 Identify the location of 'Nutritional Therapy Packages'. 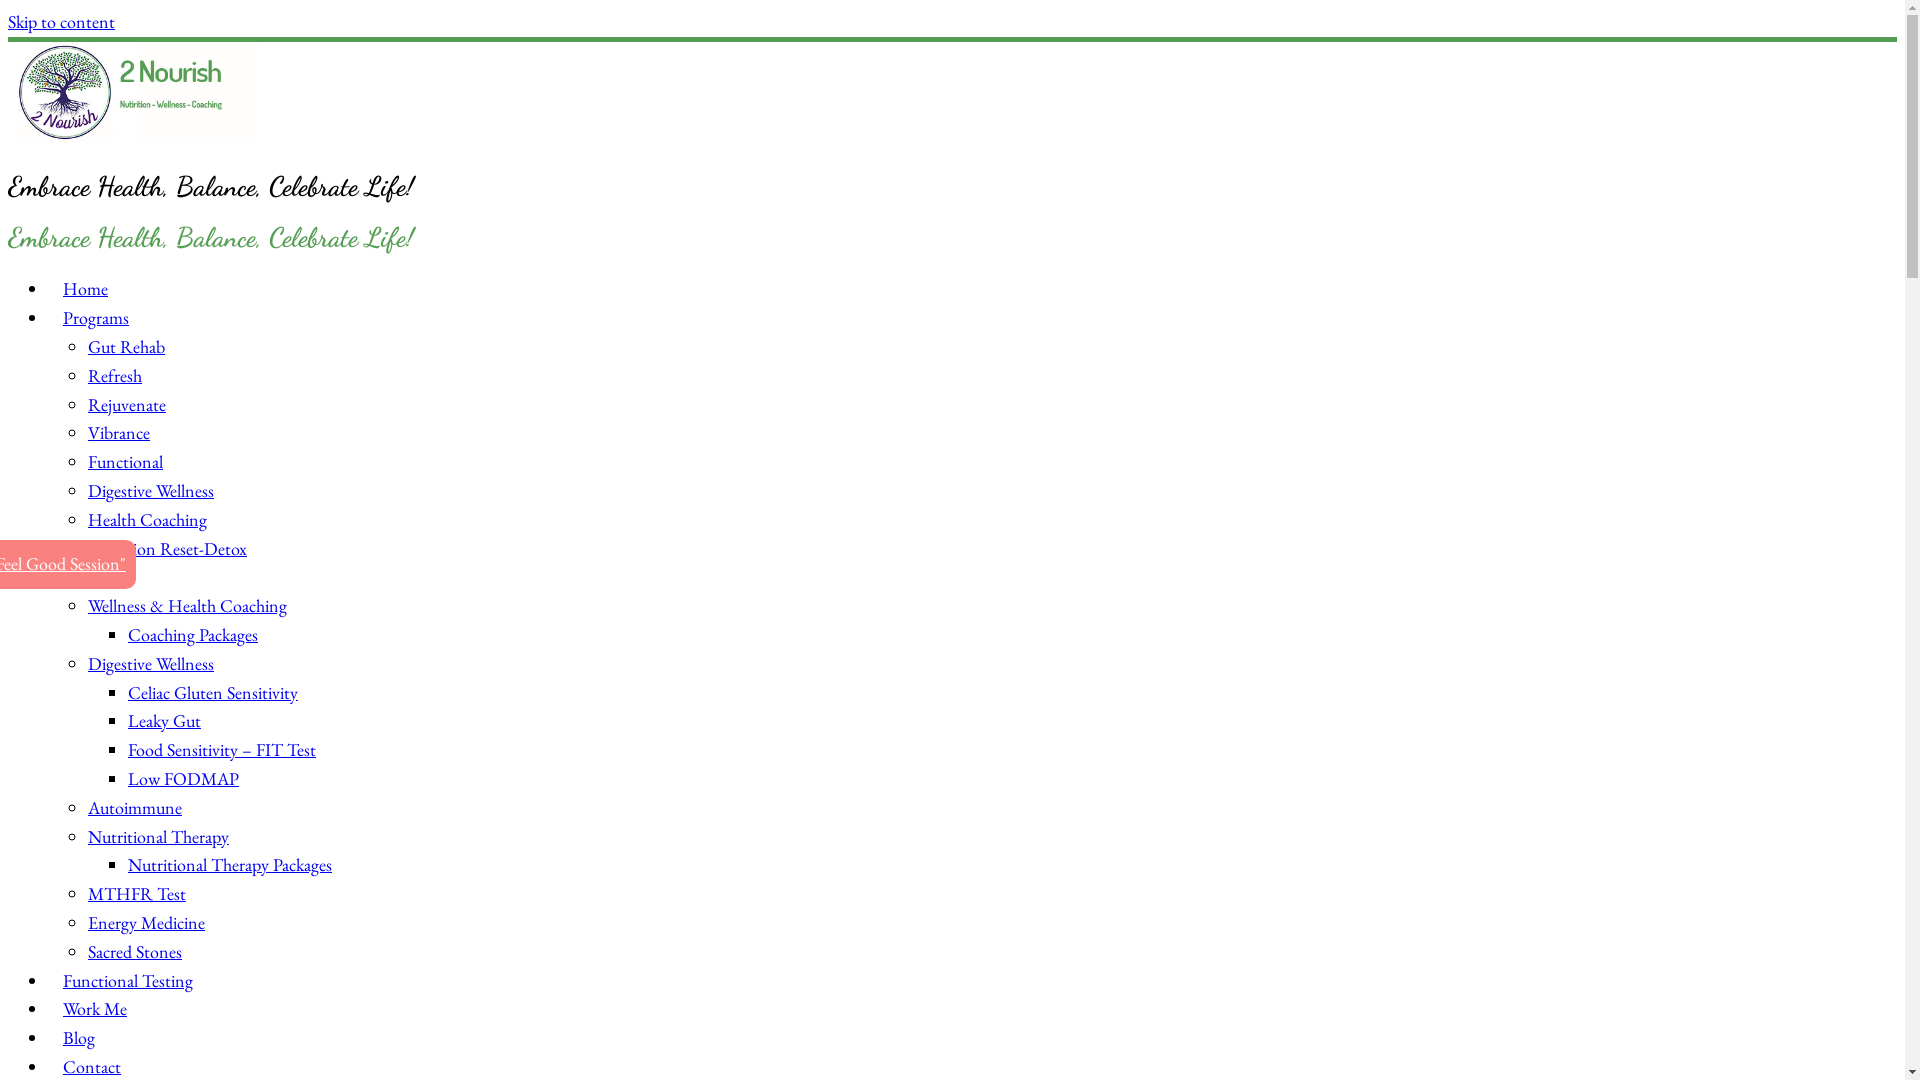
(230, 863).